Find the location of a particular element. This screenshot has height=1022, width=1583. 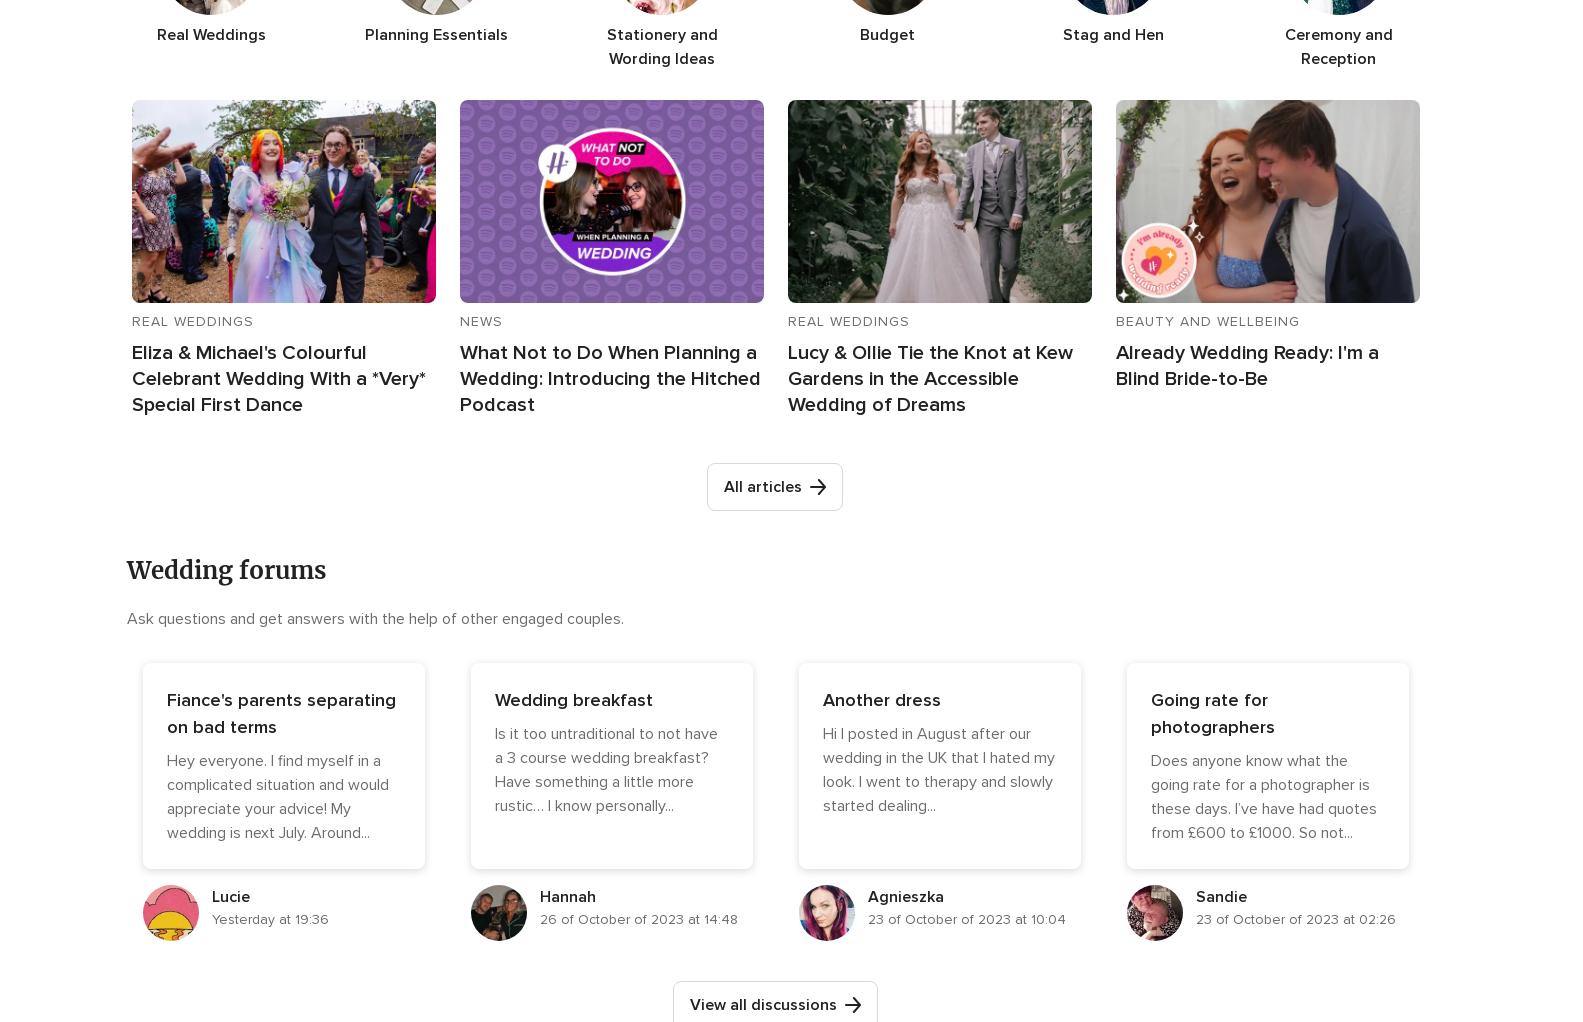

'Wedding breakfast' is located at coordinates (572, 699).